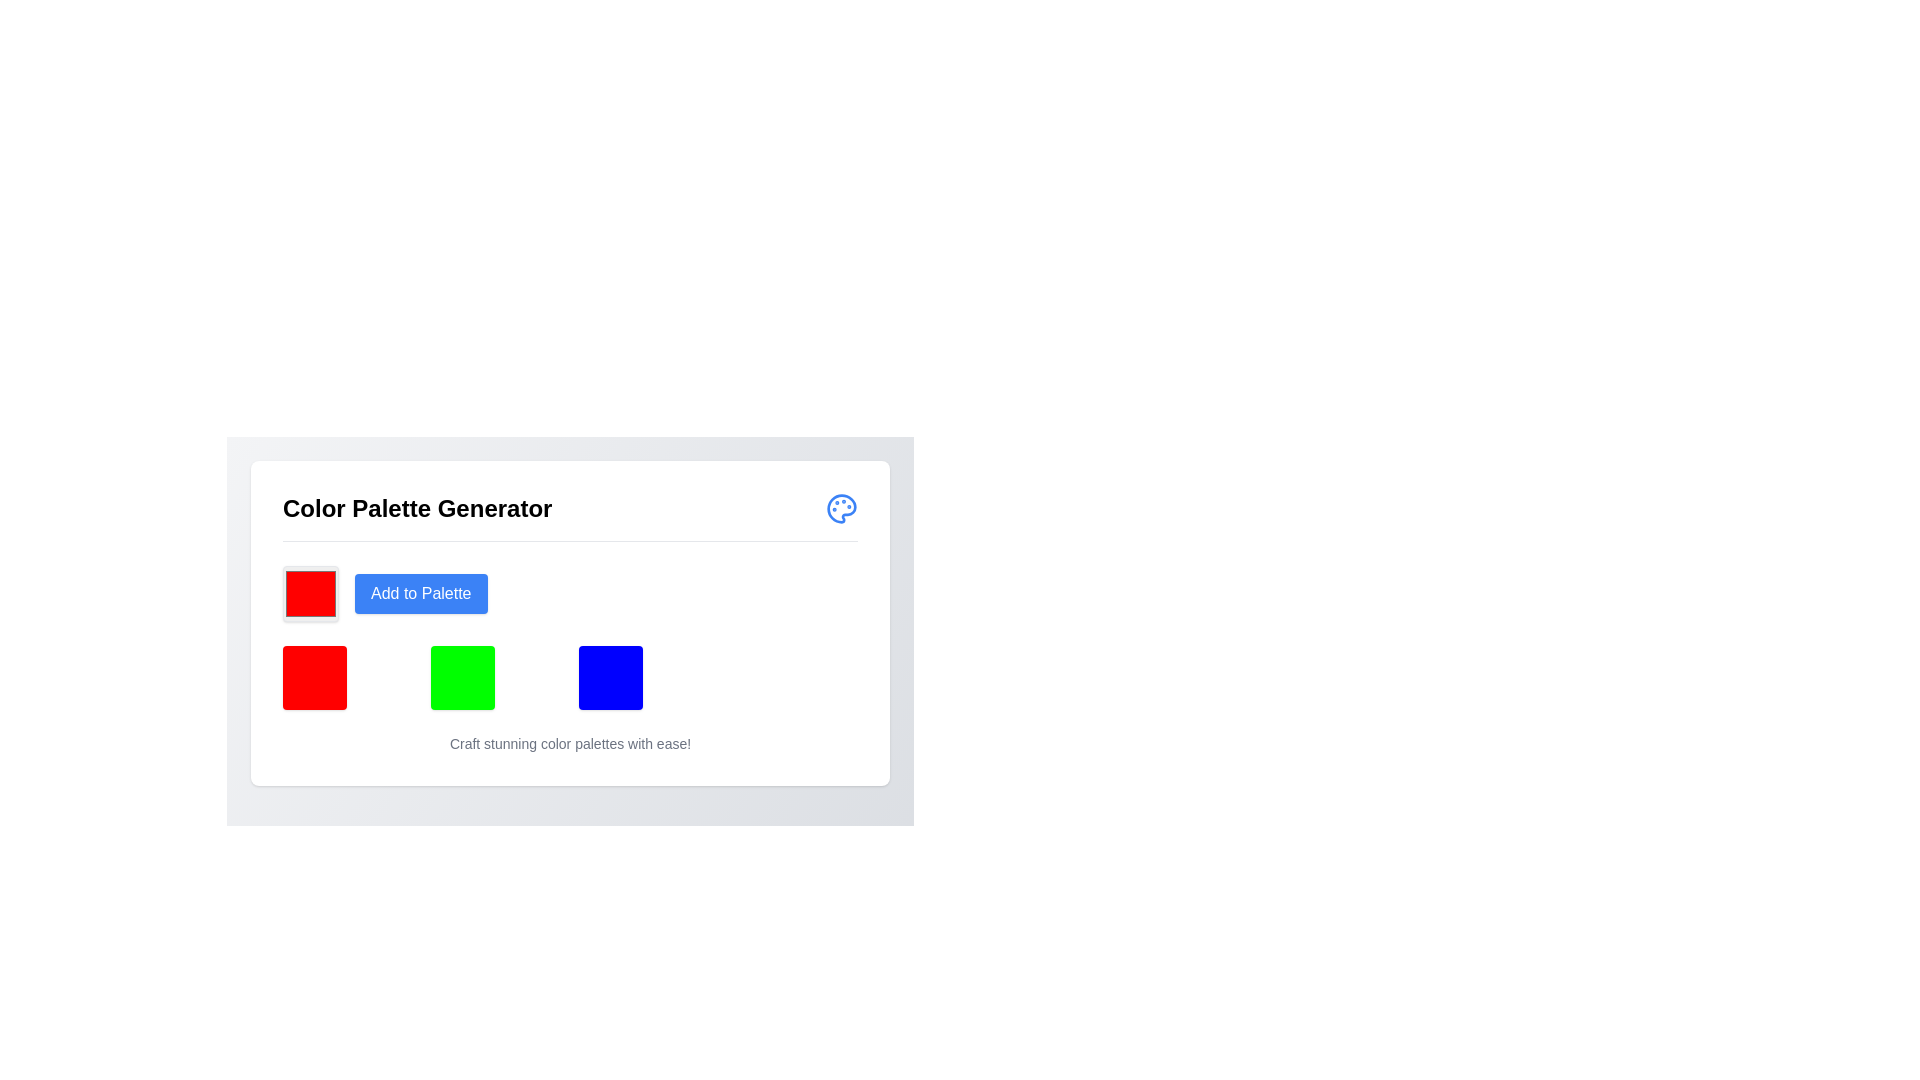 This screenshot has height=1080, width=1920. What do you see at coordinates (420, 593) in the screenshot?
I see `the 'Add Color' button next to the red square color selector in the Color Palette Generator modal` at bounding box center [420, 593].